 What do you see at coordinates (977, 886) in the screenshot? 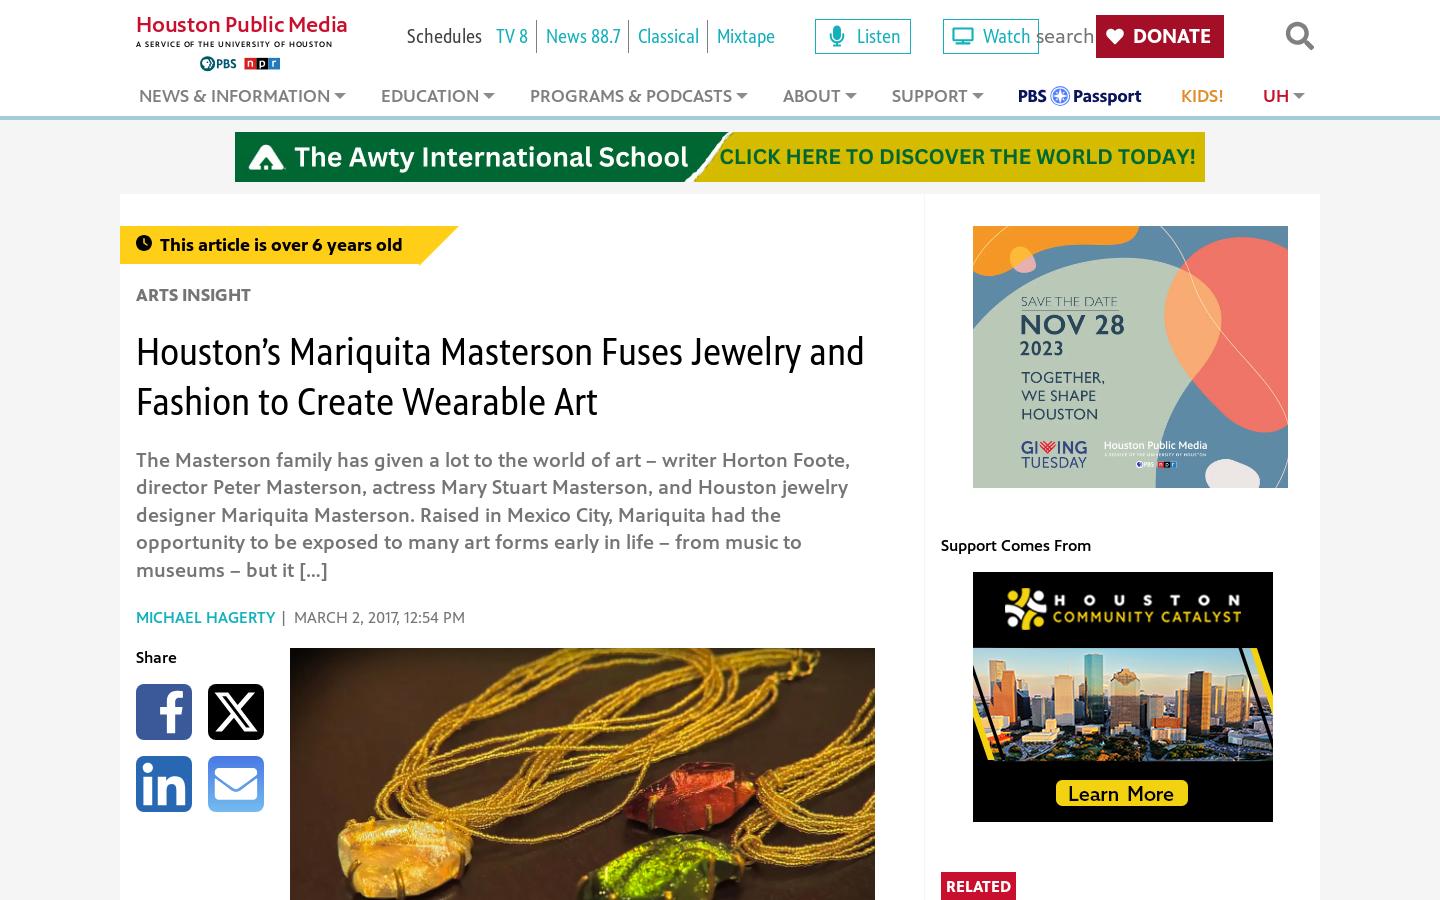
I see `'Related'` at bounding box center [977, 886].